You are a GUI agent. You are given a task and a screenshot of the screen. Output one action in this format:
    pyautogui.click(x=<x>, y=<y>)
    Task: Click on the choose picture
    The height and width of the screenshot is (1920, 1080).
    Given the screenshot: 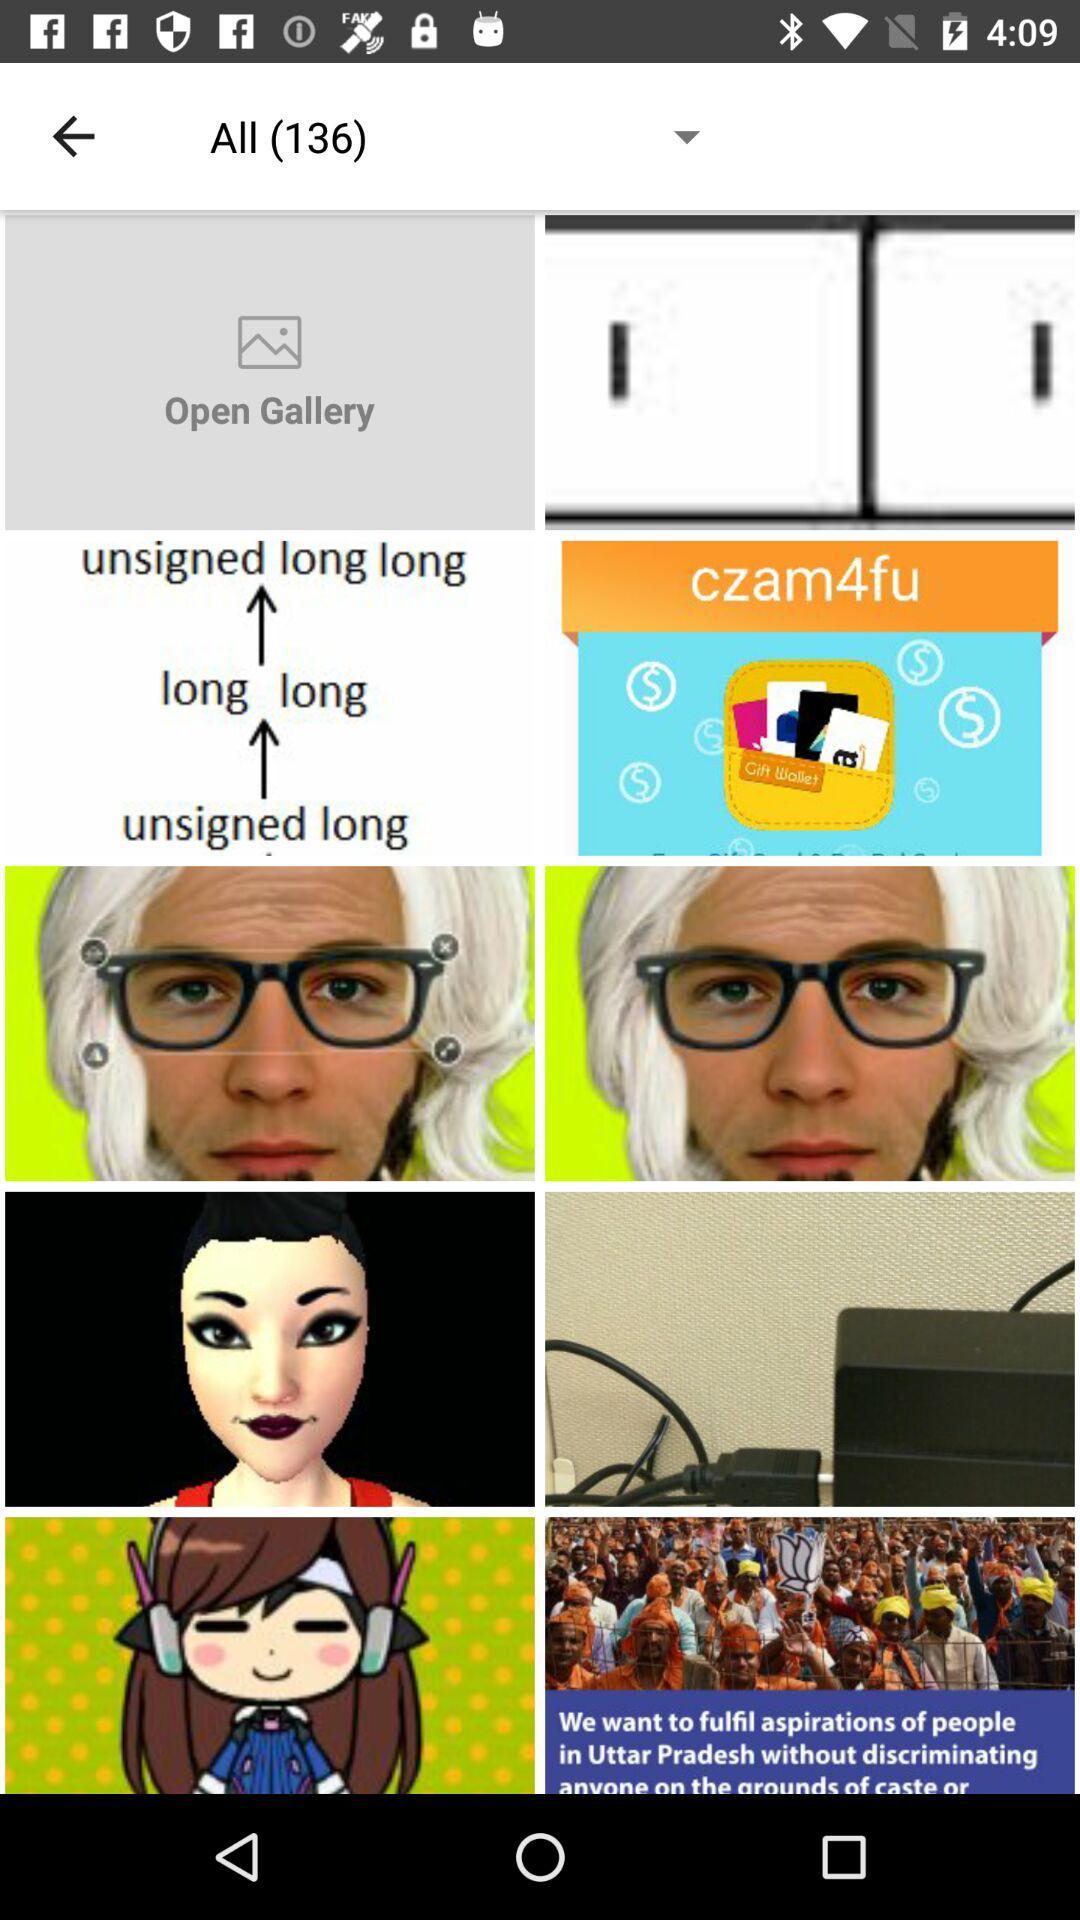 What is the action you would take?
    pyautogui.click(x=270, y=1349)
    